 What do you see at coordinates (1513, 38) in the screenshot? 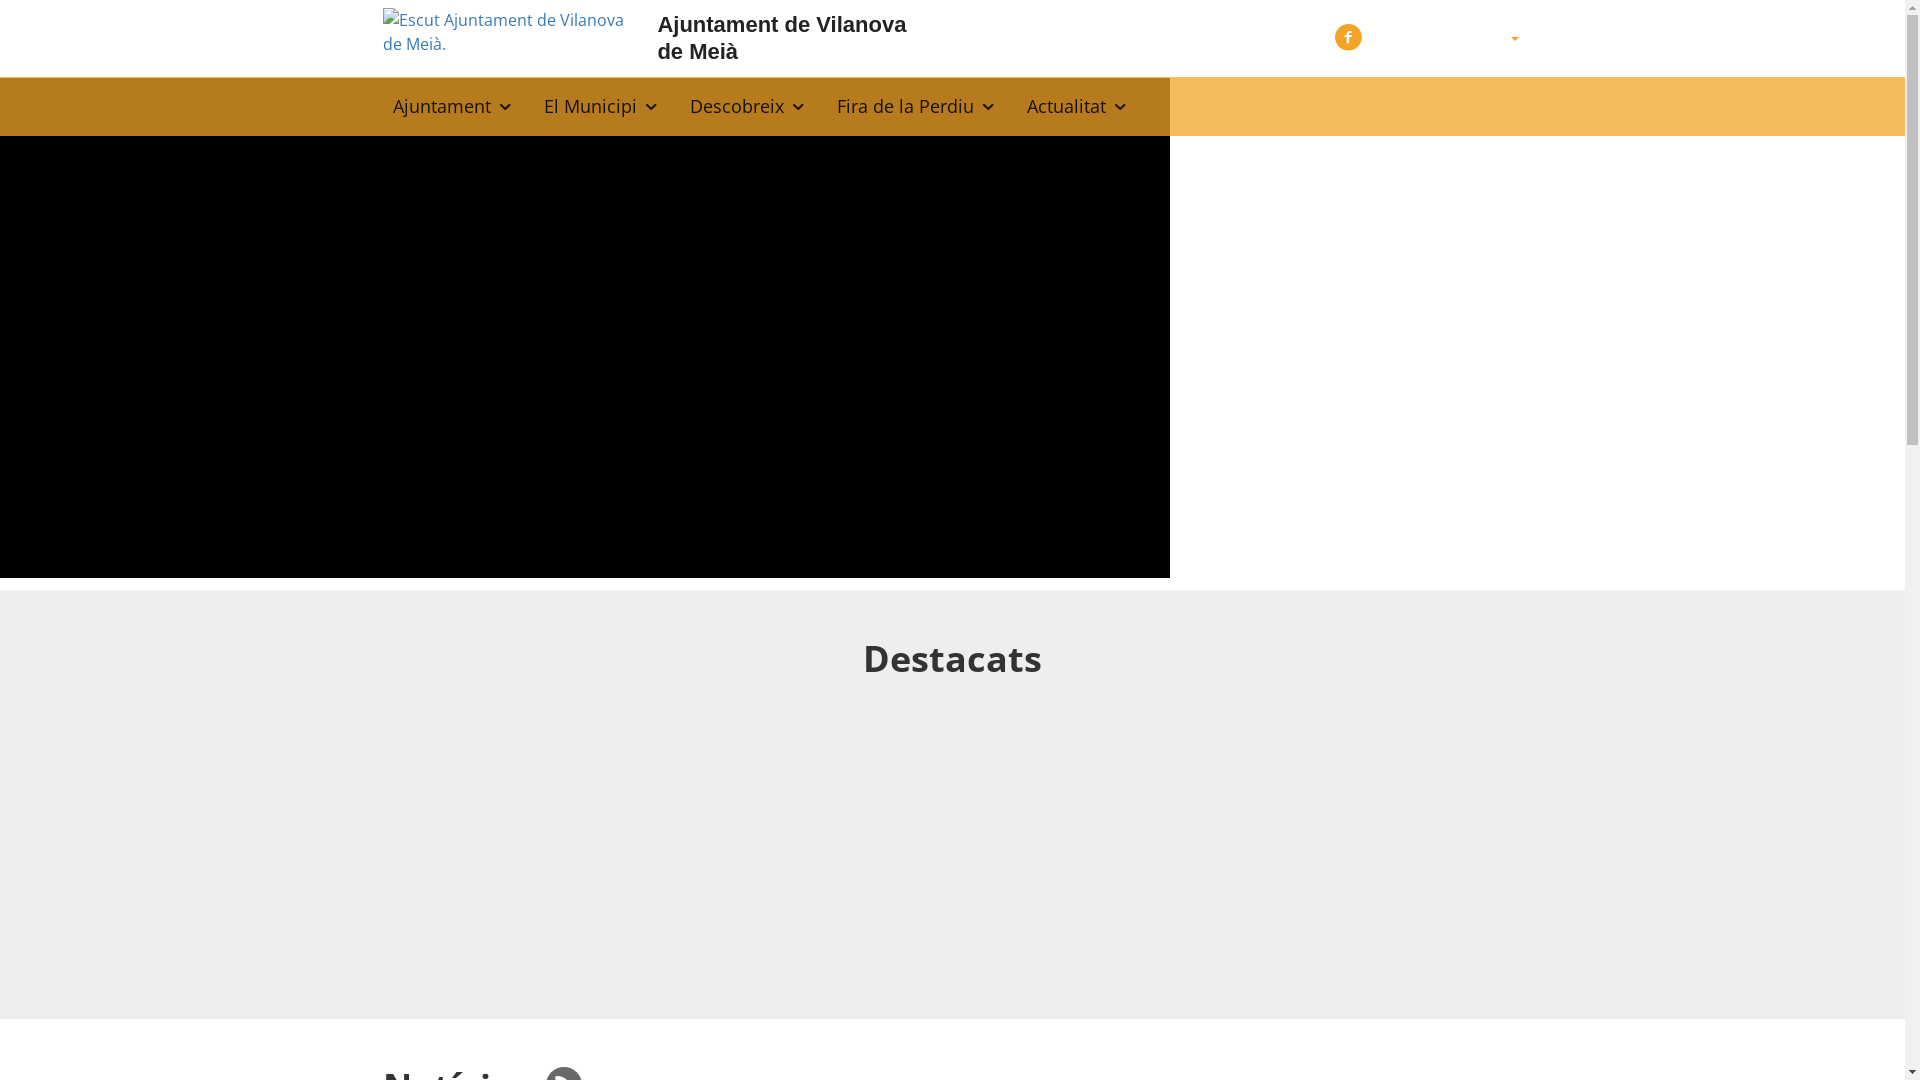
I see `'languages'` at bounding box center [1513, 38].